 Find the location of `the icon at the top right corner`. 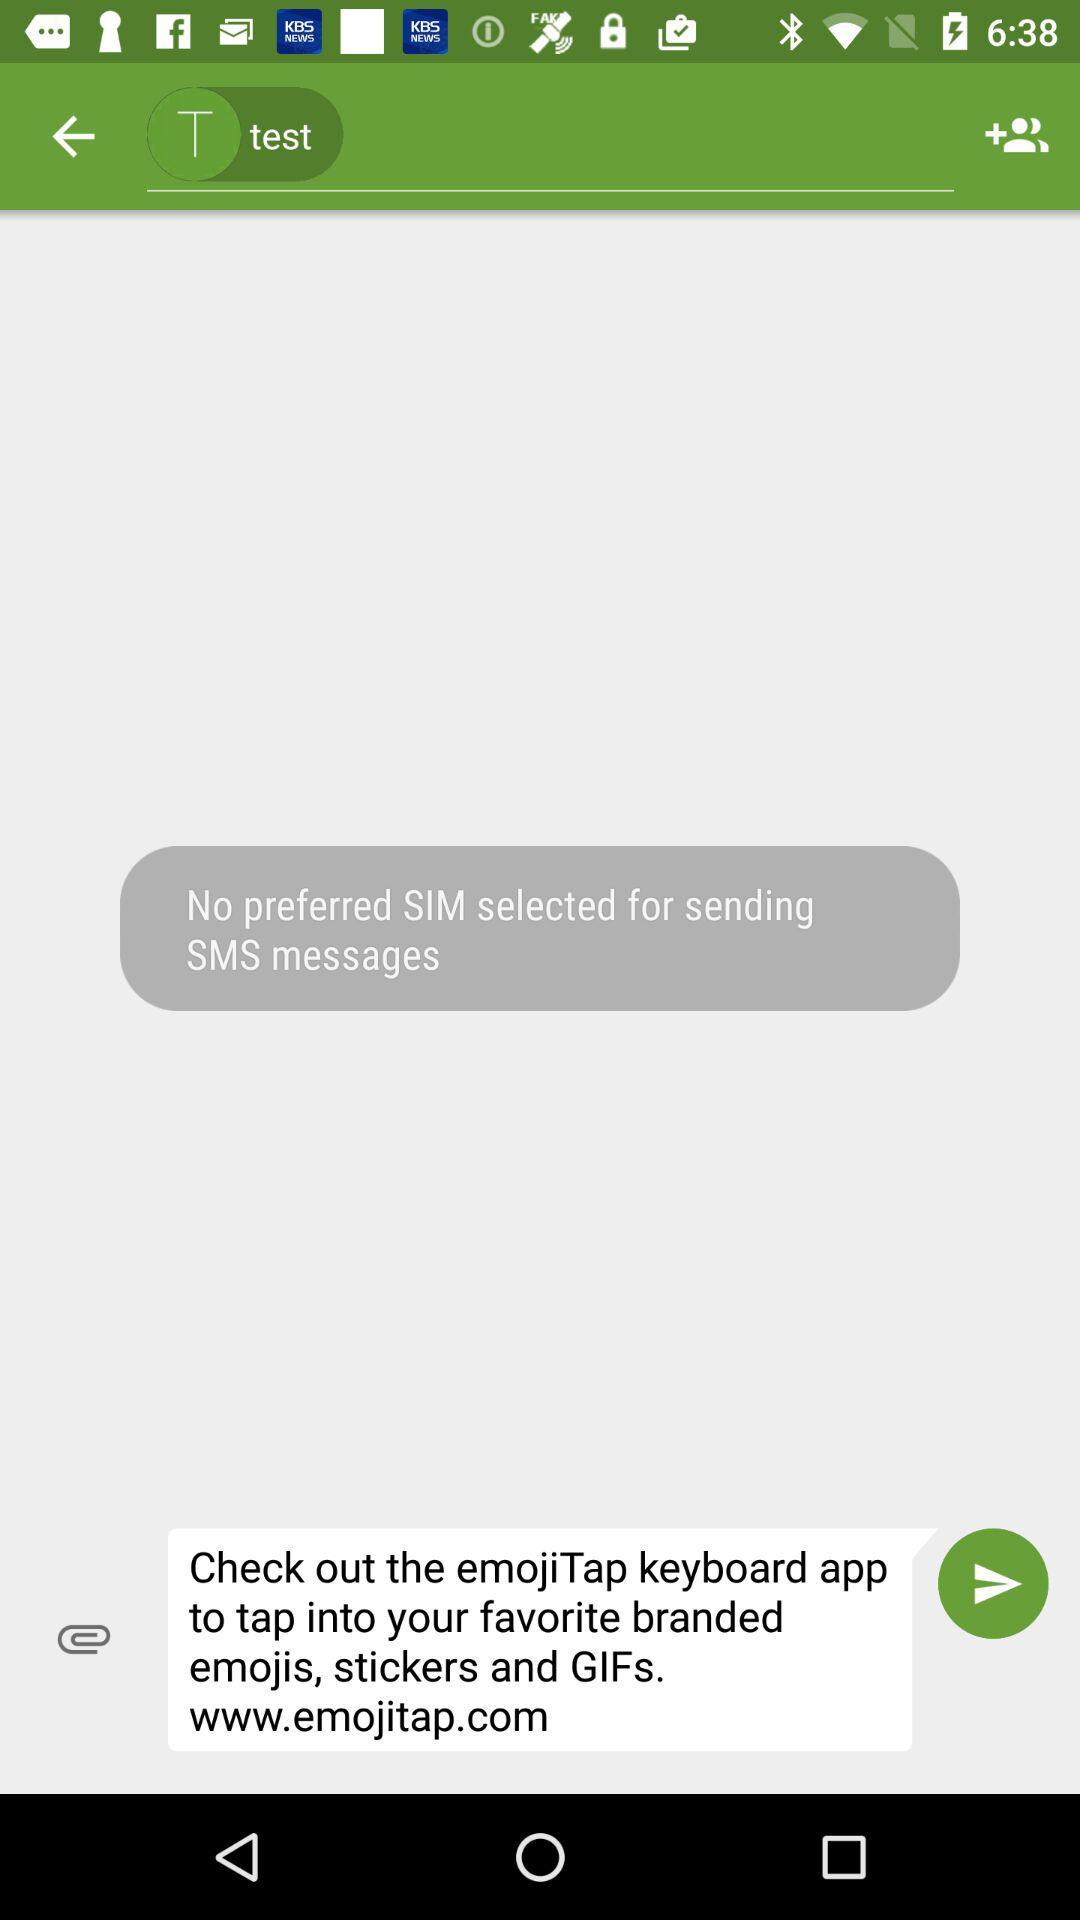

the icon at the top right corner is located at coordinates (1017, 135).